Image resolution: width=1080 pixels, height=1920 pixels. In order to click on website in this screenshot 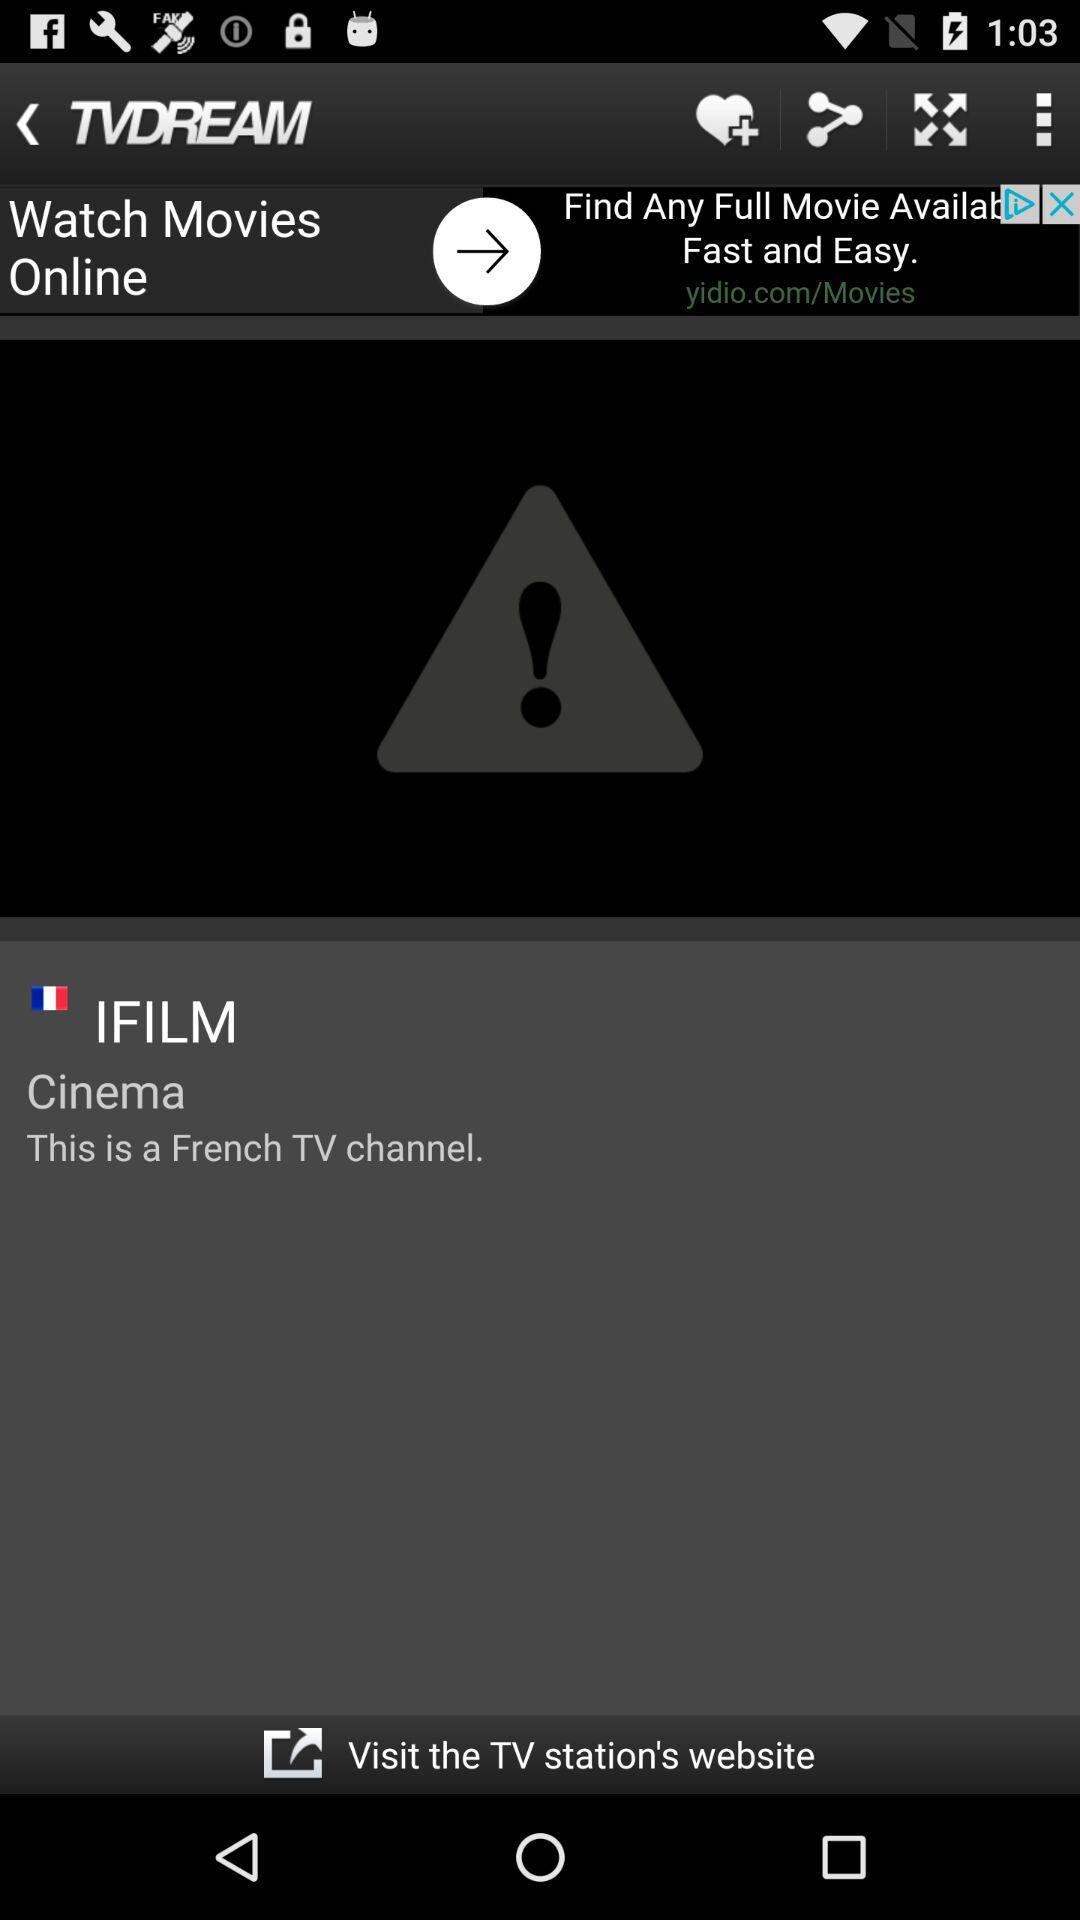, I will do `click(292, 1753)`.